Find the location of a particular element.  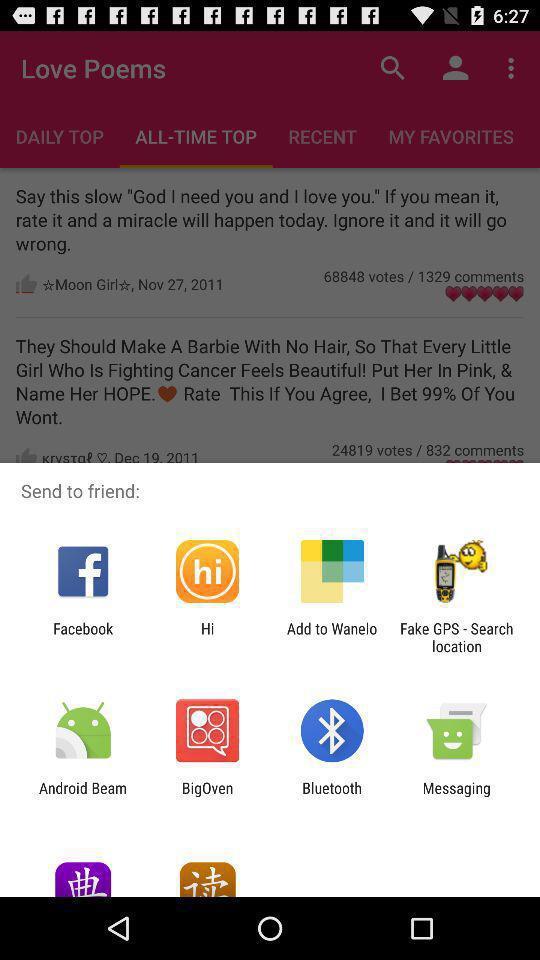

the bigoven is located at coordinates (206, 796).